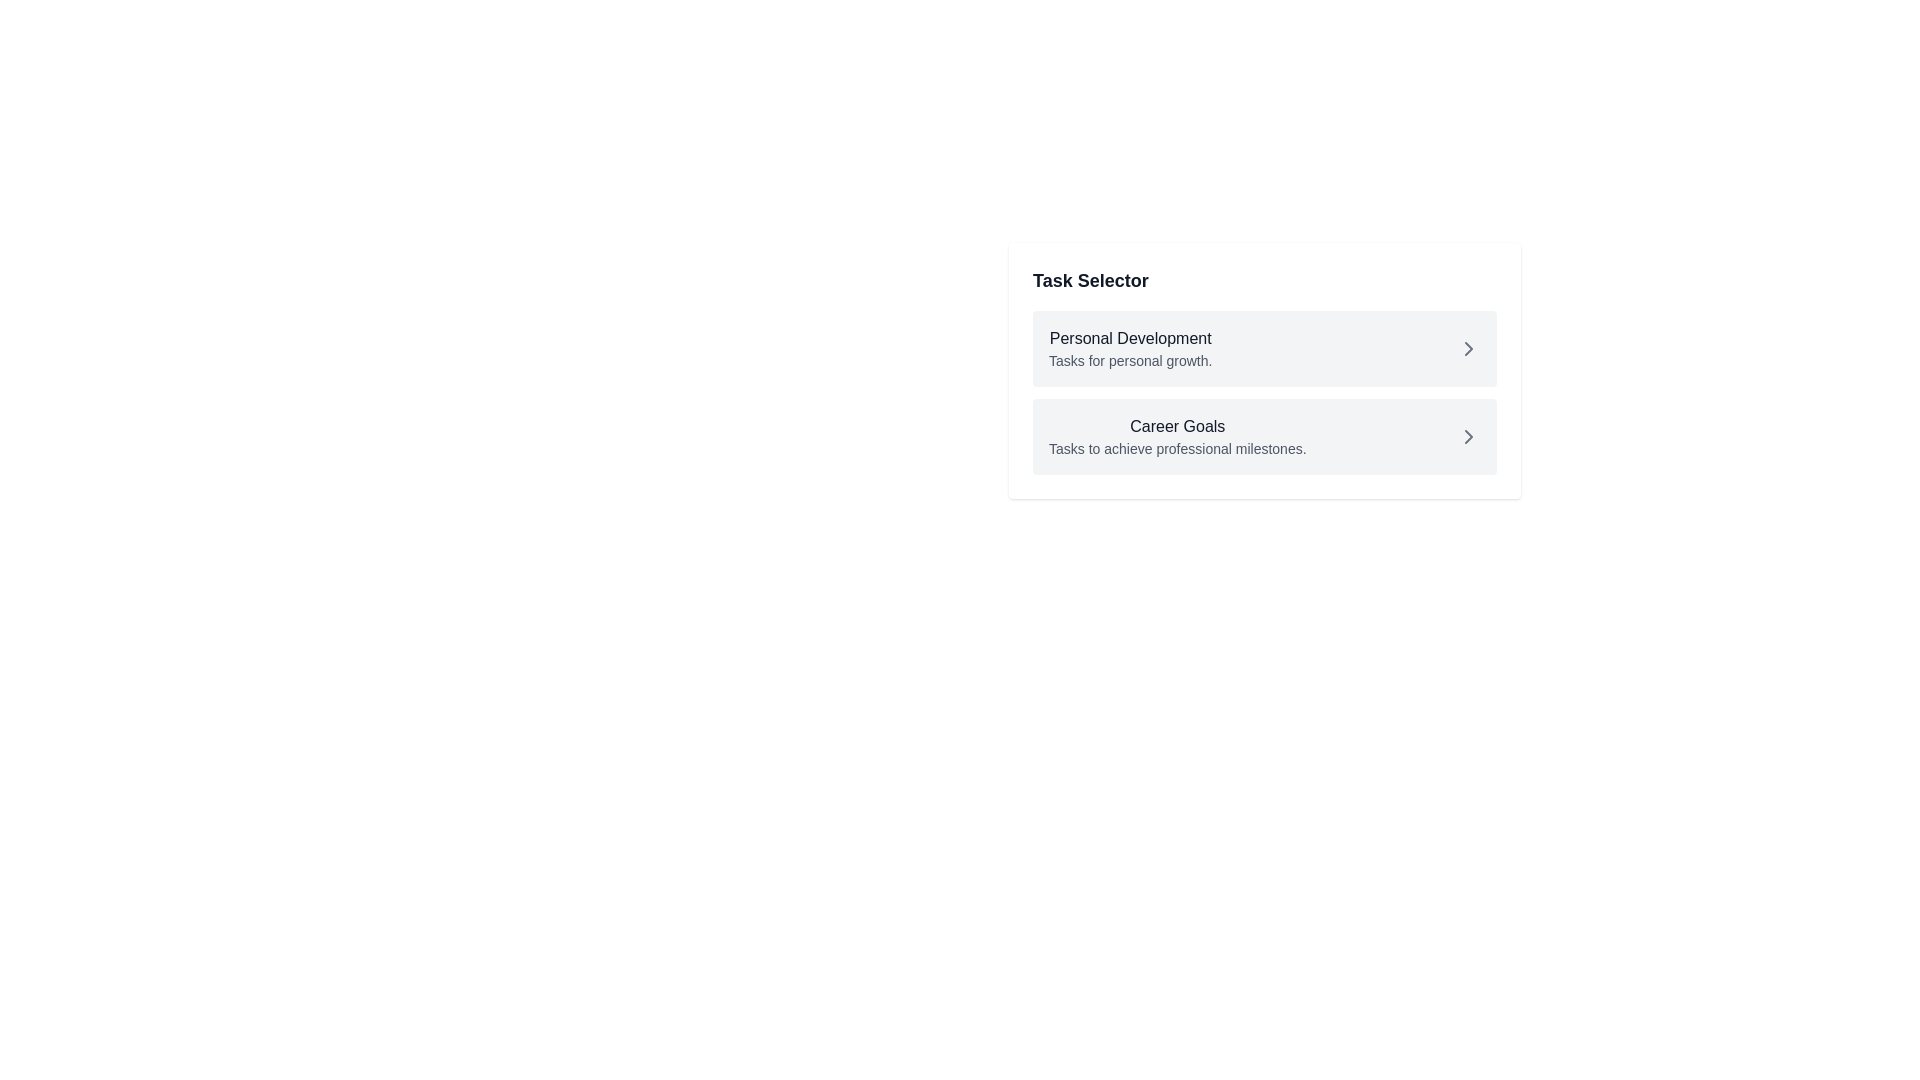 Image resolution: width=1920 pixels, height=1080 pixels. I want to click on descriptive text element located directly below the 'Career Goals' title, which provides context about the topic, so click(1177, 447).